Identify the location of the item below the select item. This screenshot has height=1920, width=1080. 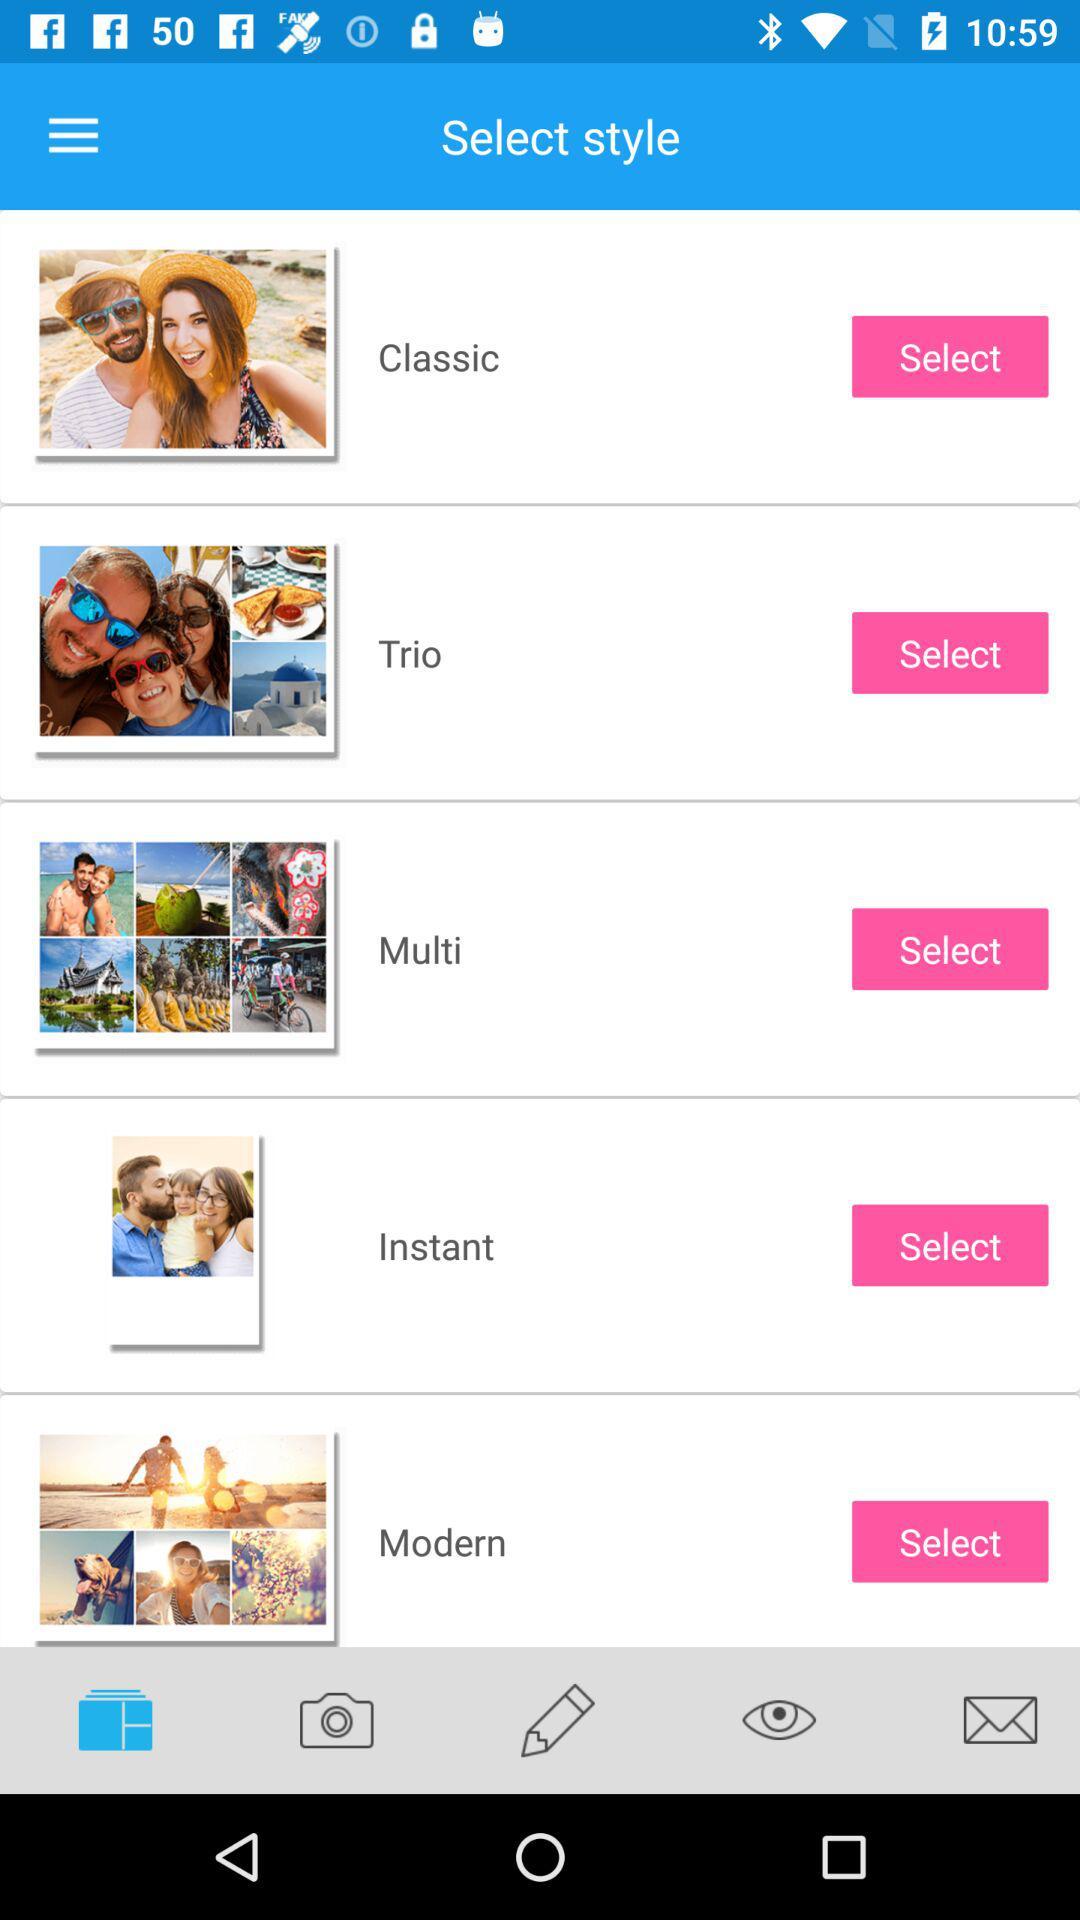
(778, 1719).